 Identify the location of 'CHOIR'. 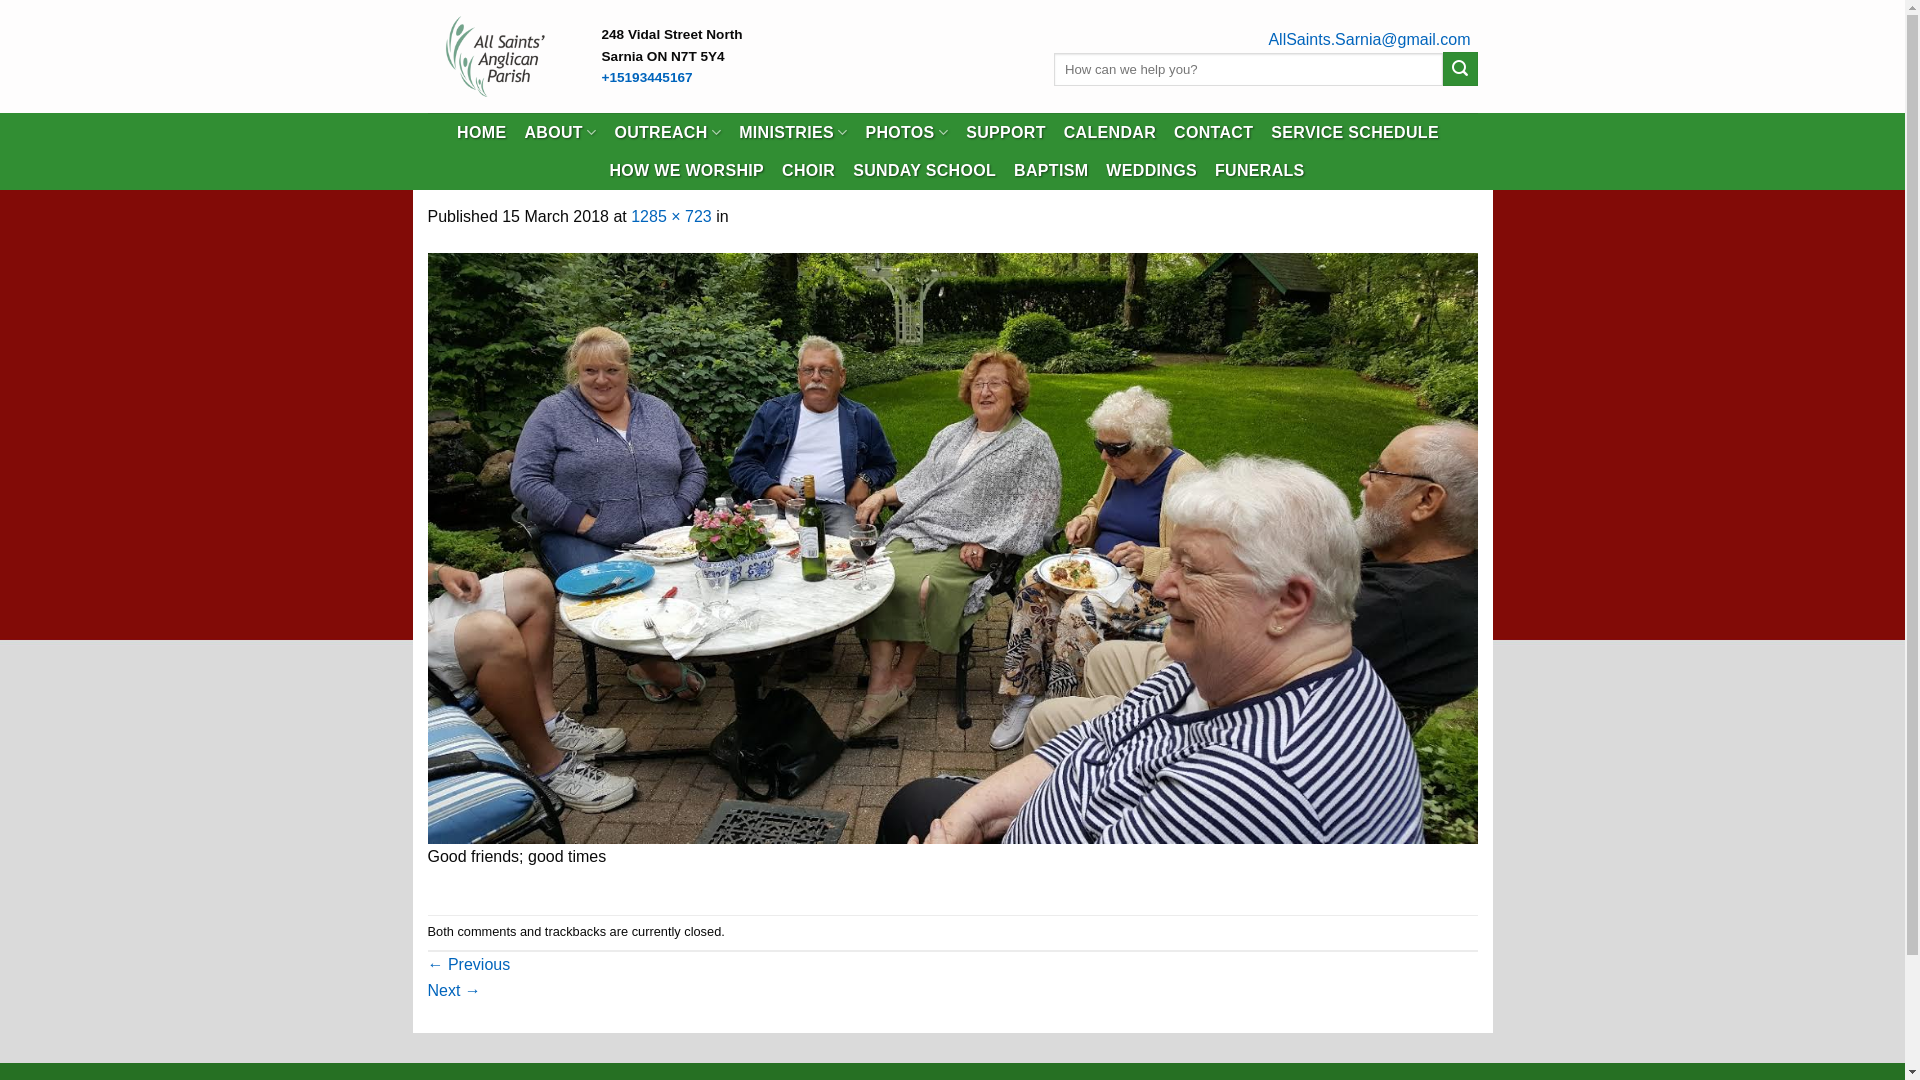
(781, 169).